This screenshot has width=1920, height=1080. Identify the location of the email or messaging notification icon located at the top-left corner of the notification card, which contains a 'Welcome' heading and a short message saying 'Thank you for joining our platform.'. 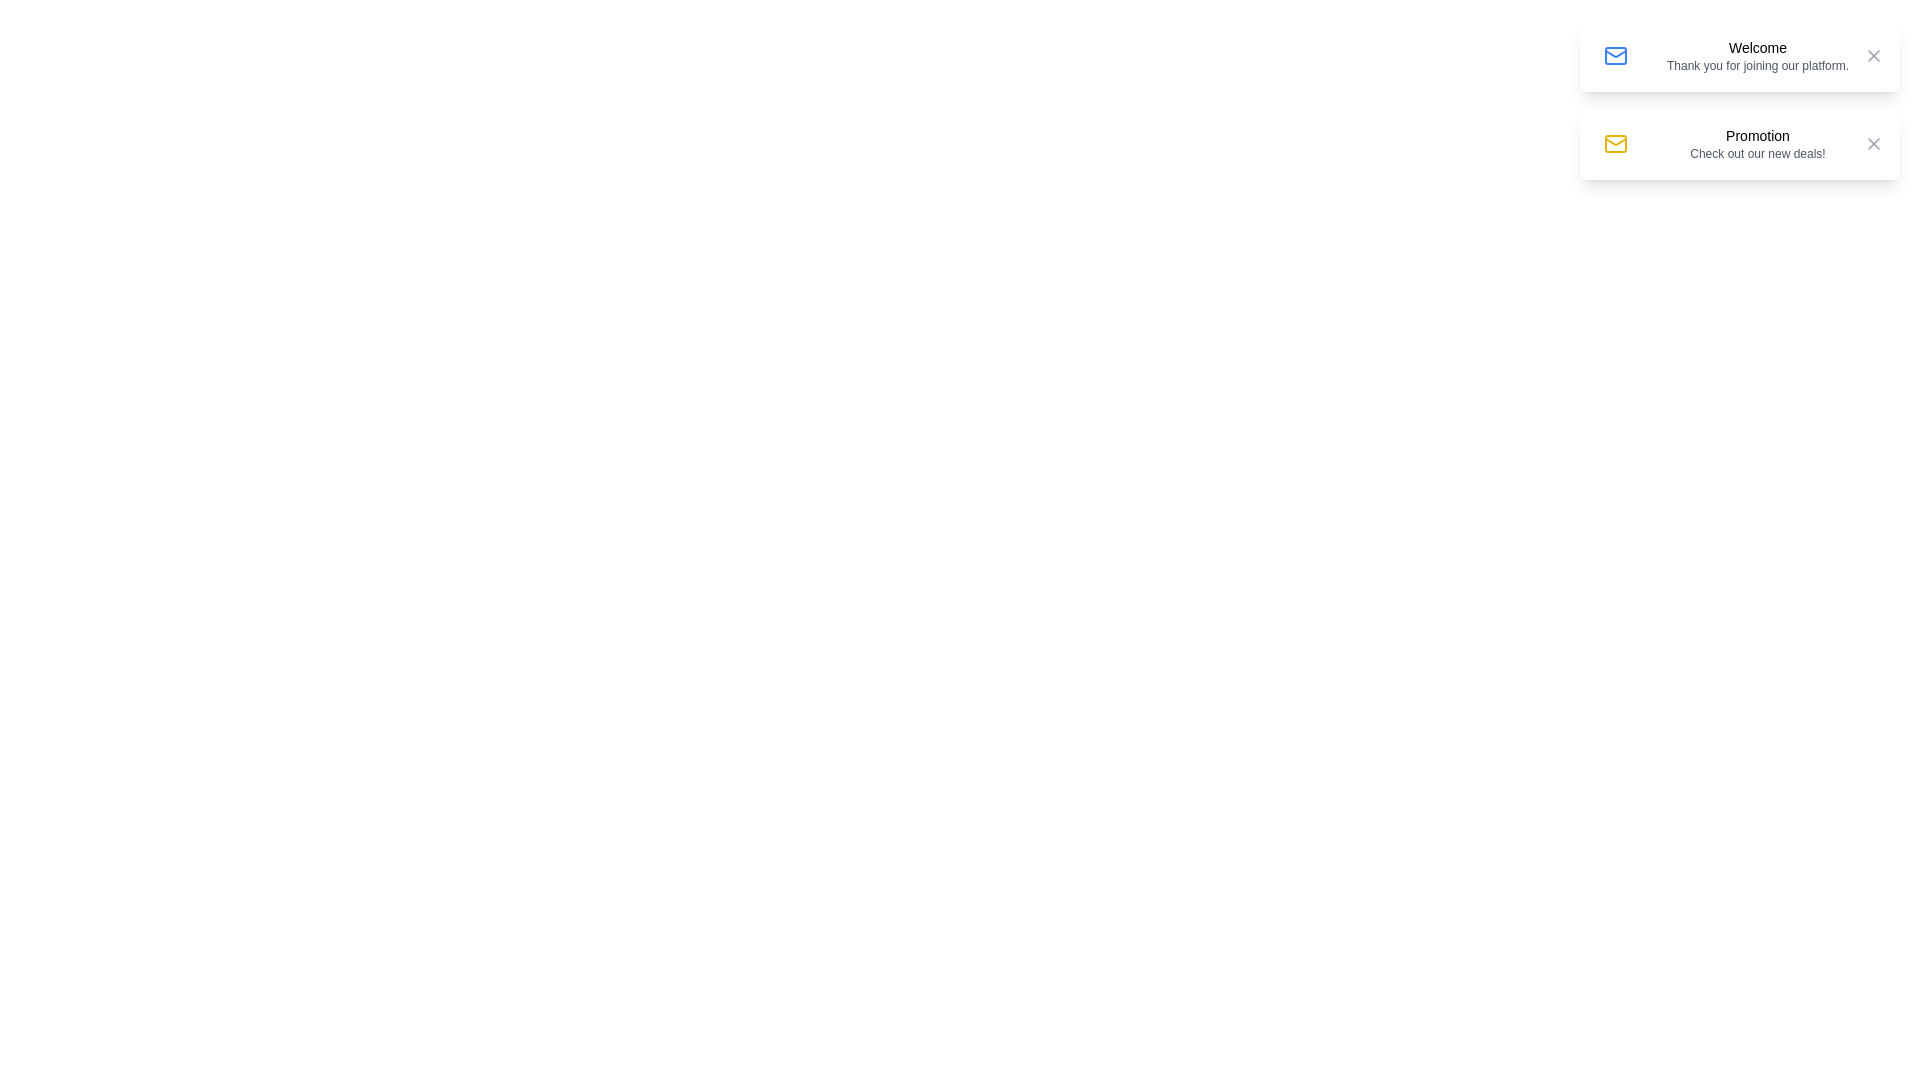
(1616, 55).